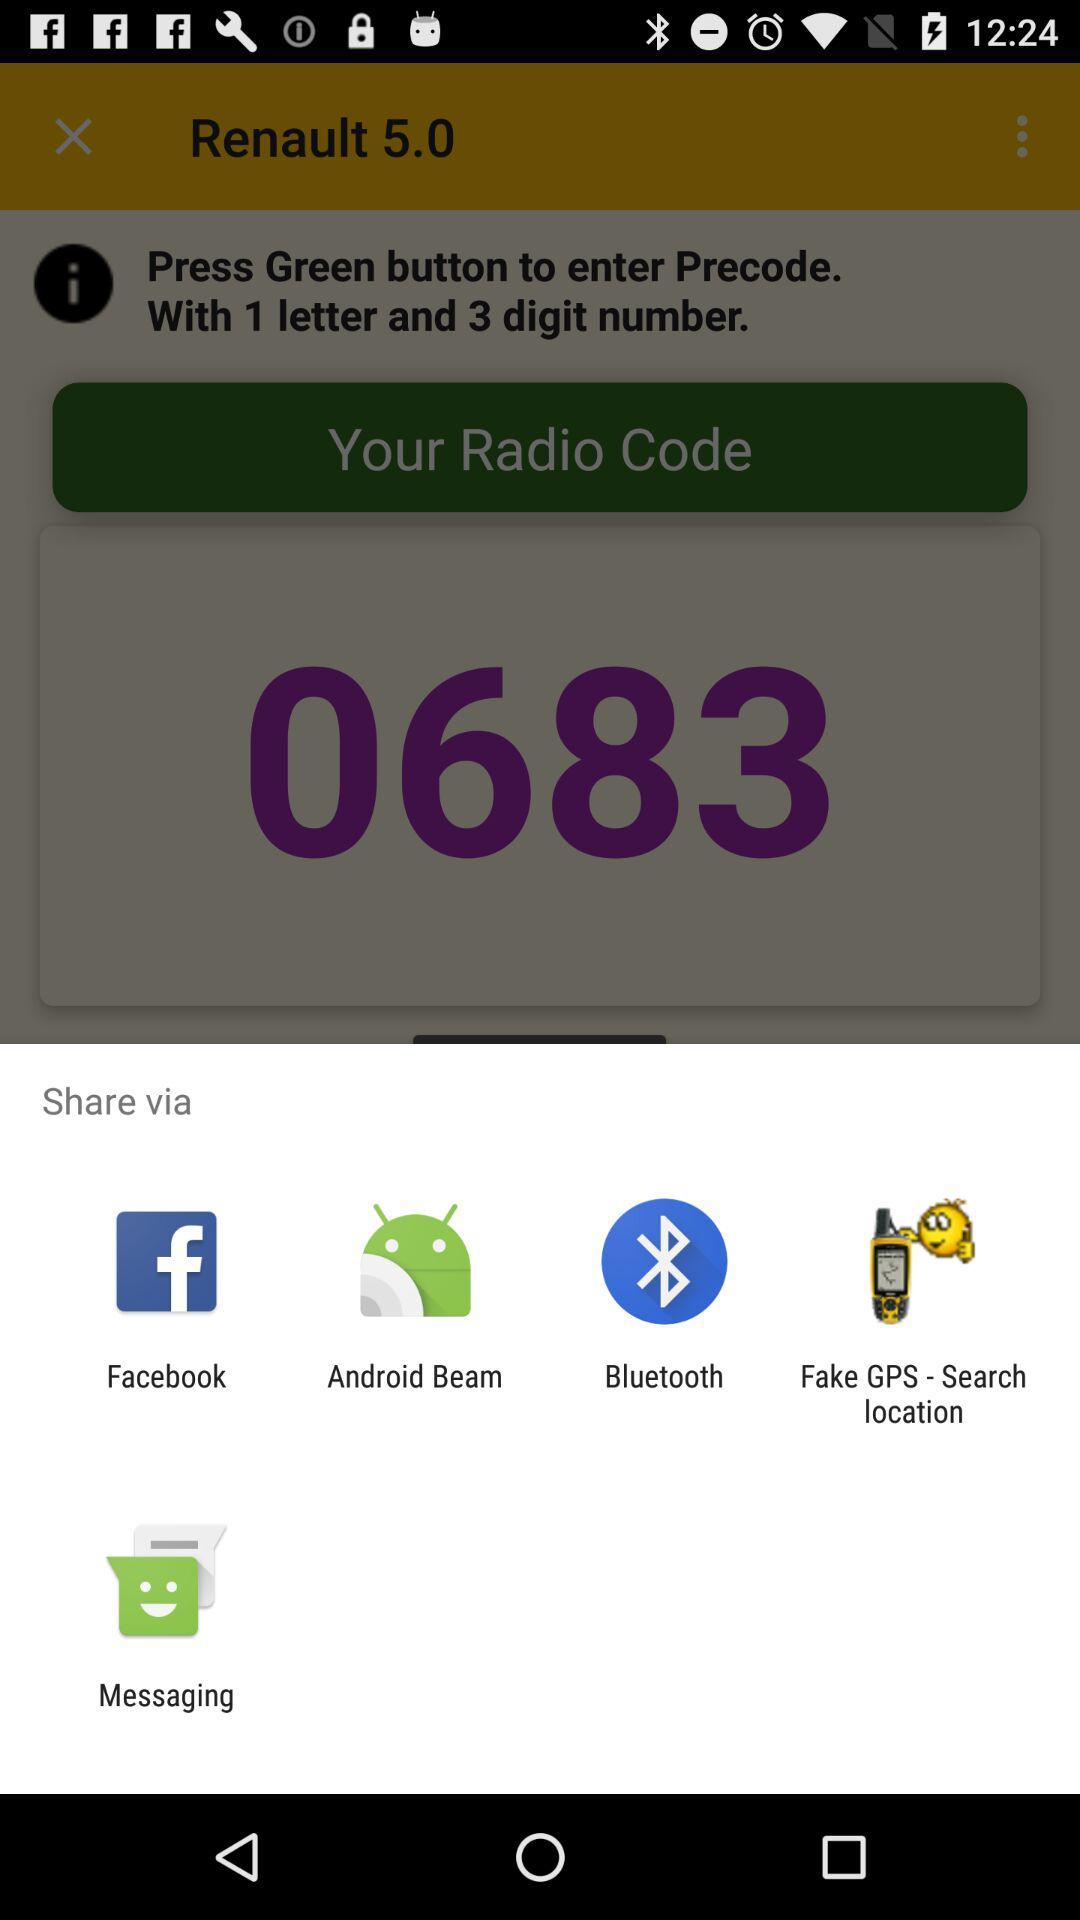 The image size is (1080, 1920). What do you see at coordinates (664, 1392) in the screenshot?
I see `the item to the left of fake gps search` at bounding box center [664, 1392].